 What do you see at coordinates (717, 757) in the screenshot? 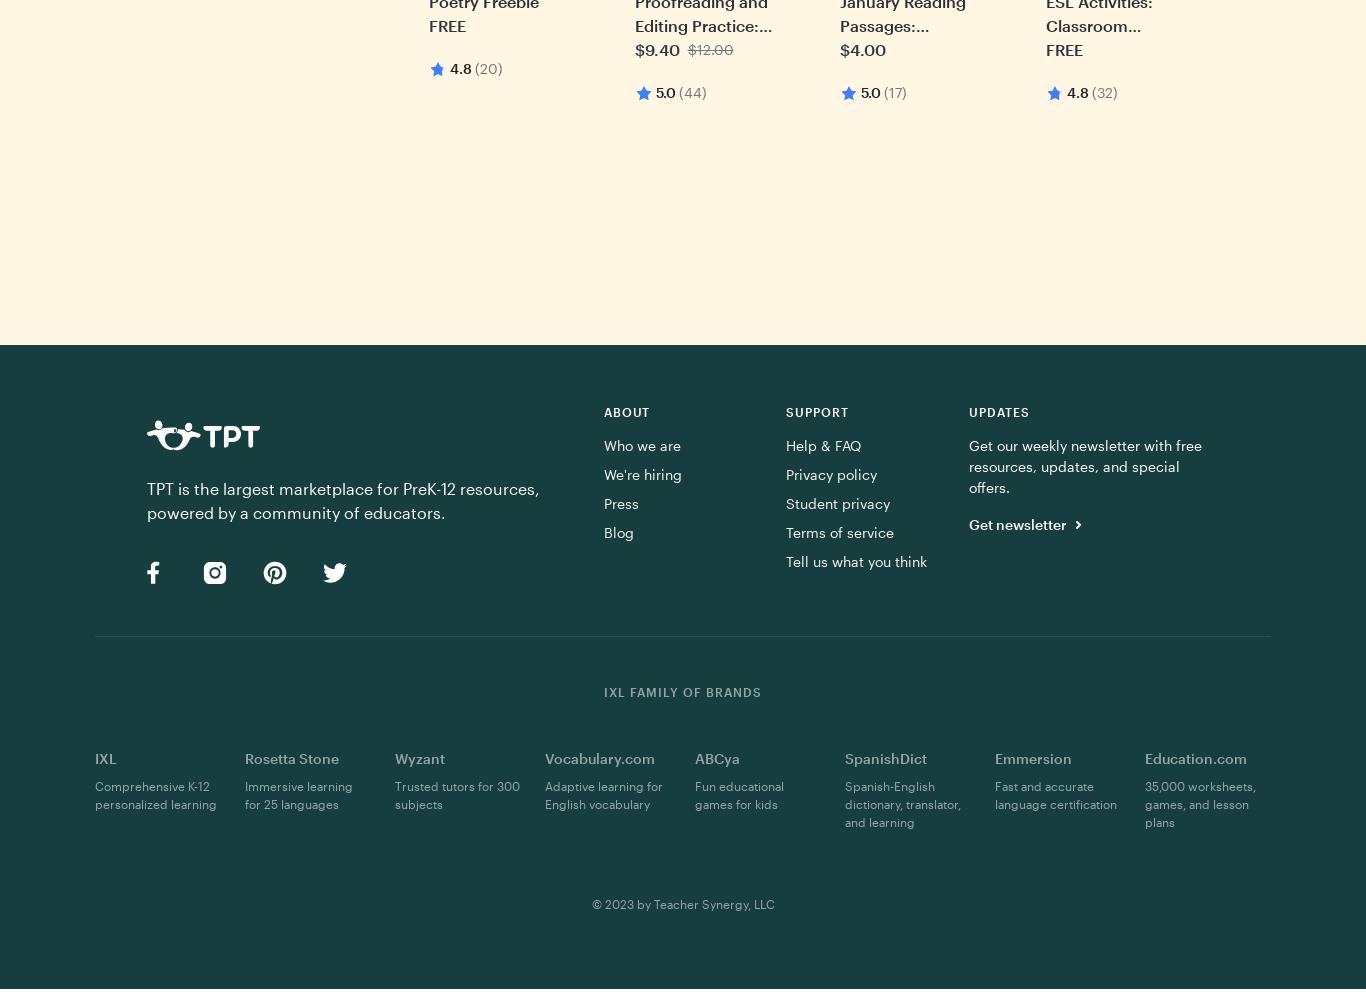
I see `'ABCya'` at bounding box center [717, 757].